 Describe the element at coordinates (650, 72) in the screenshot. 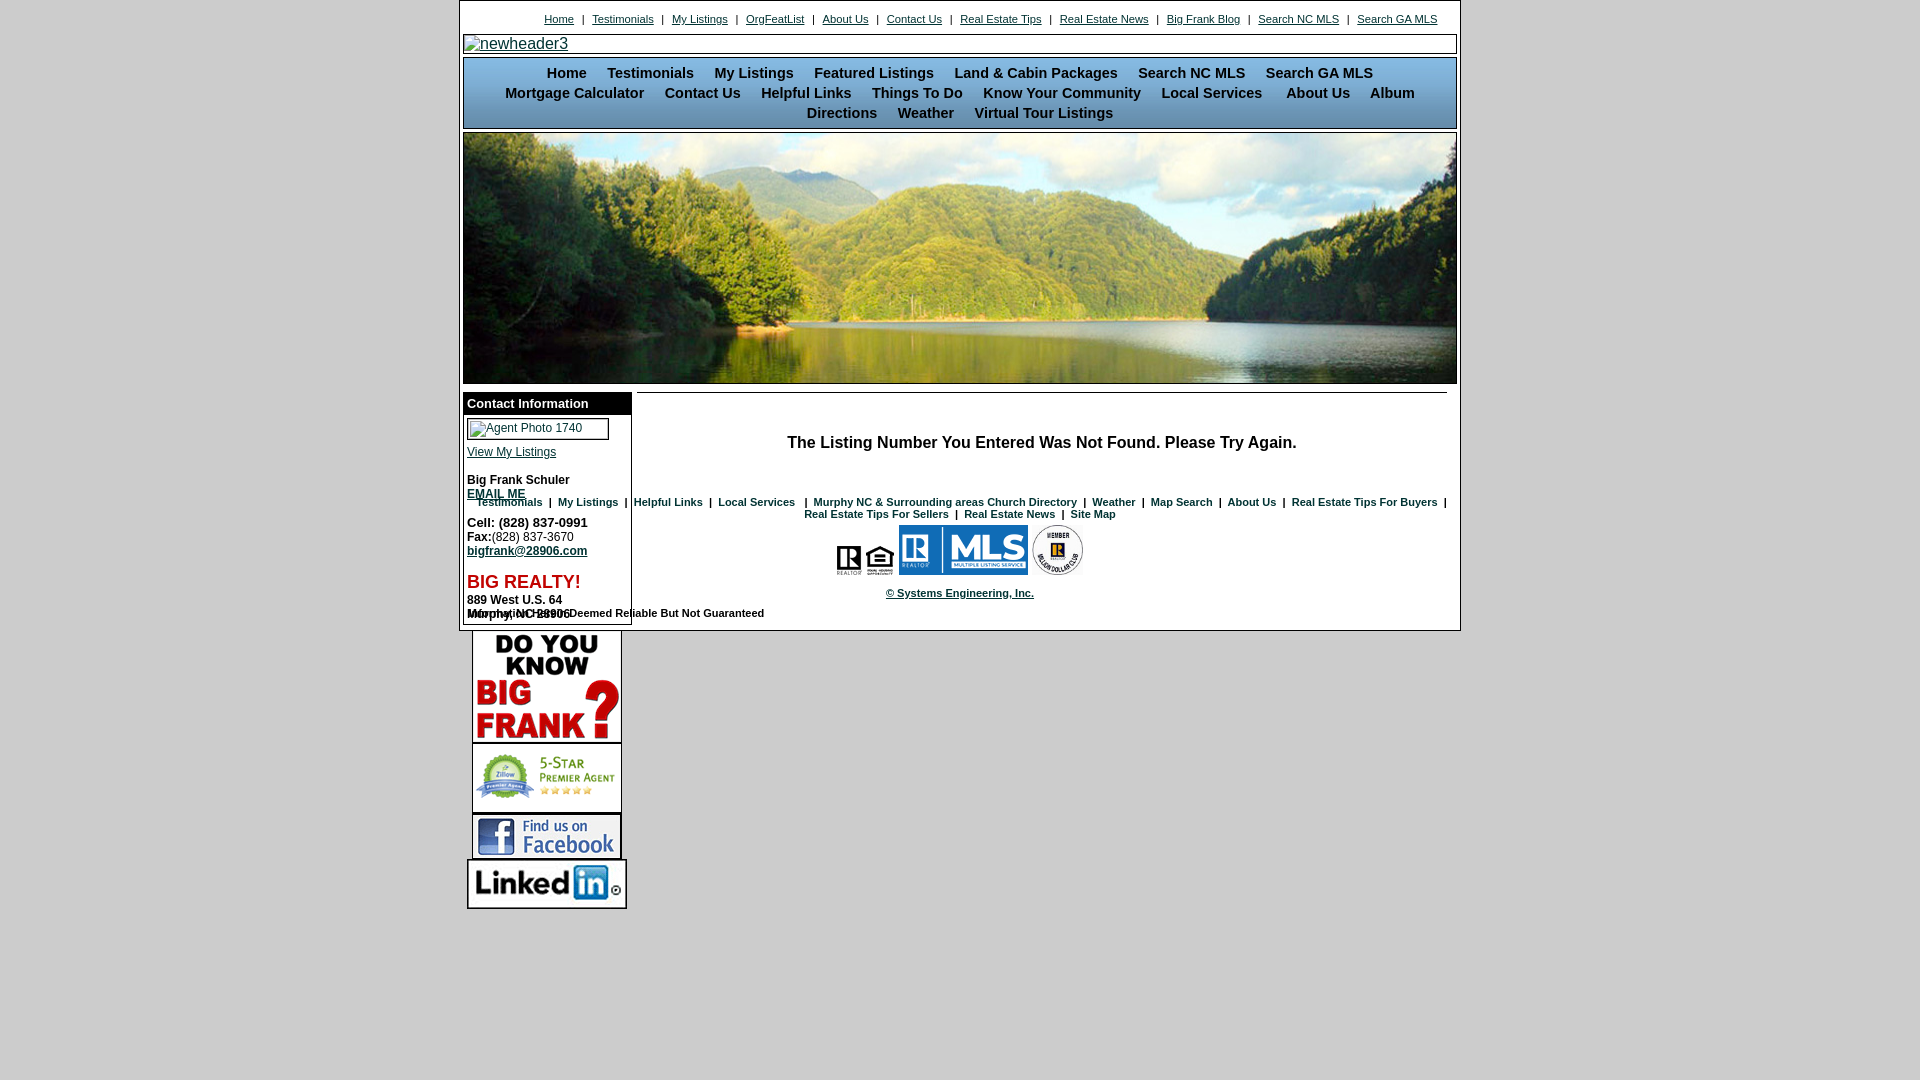

I see `'Testimonials'` at that location.